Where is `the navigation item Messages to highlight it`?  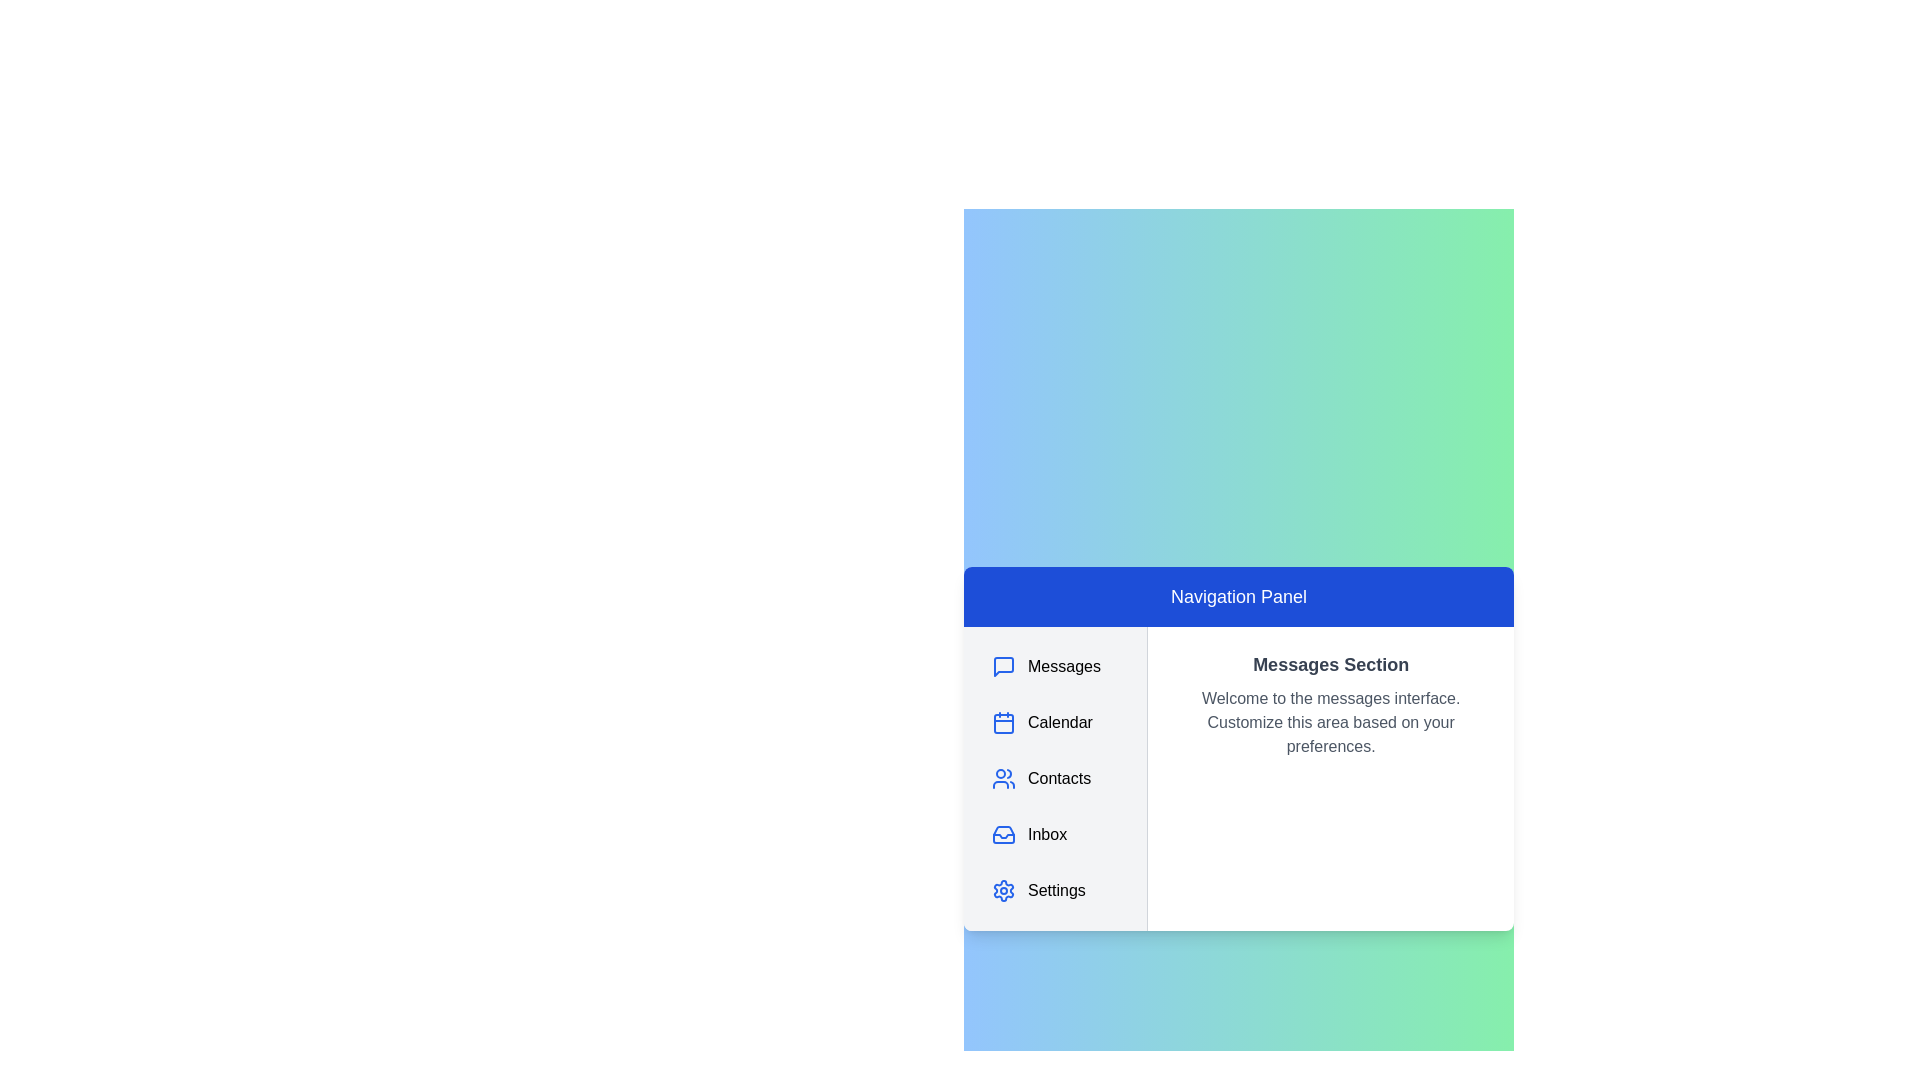 the navigation item Messages to highlight it is located at coordinates (1054, 667).